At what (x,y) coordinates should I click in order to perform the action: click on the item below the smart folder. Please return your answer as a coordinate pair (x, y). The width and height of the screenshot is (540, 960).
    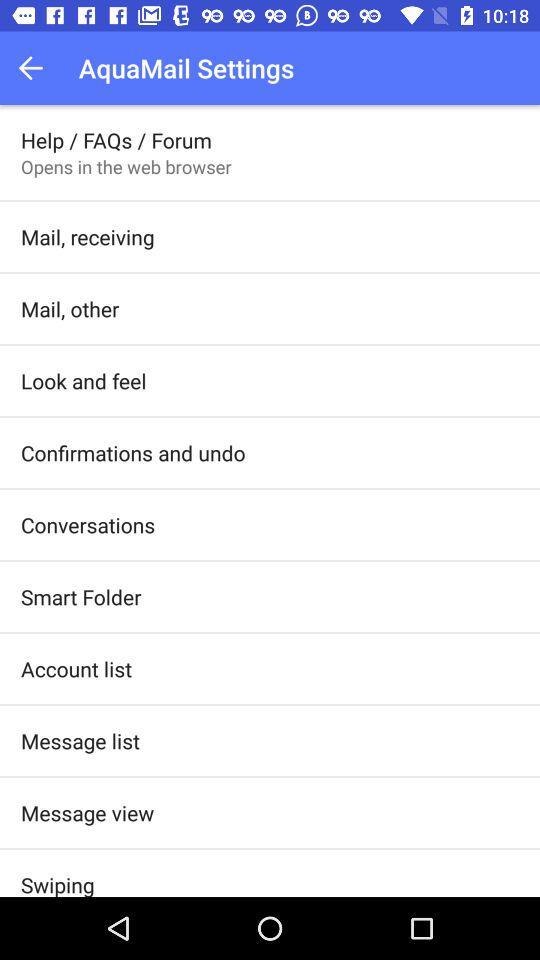
    Looking at the image, I should click on (75, 669).